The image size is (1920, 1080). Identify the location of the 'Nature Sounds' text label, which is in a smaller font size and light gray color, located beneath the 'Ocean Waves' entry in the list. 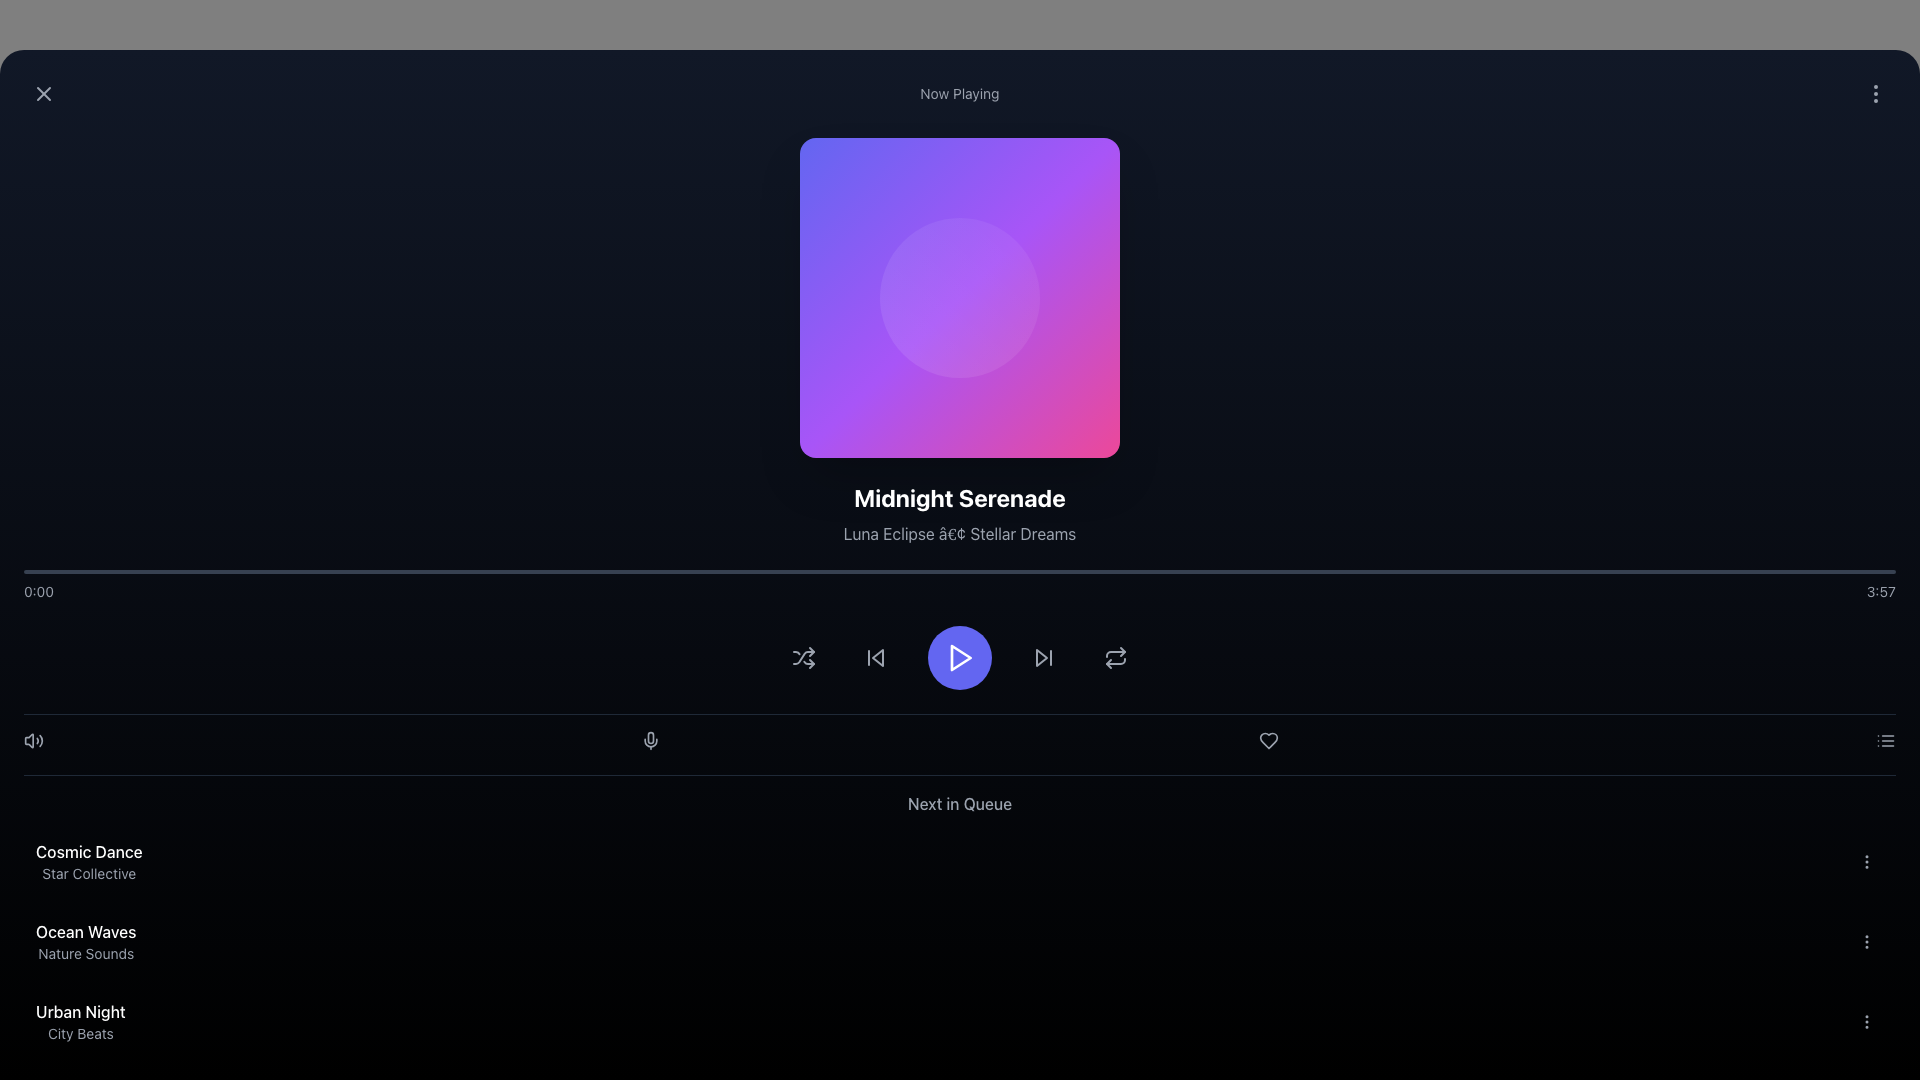
(85, 952).